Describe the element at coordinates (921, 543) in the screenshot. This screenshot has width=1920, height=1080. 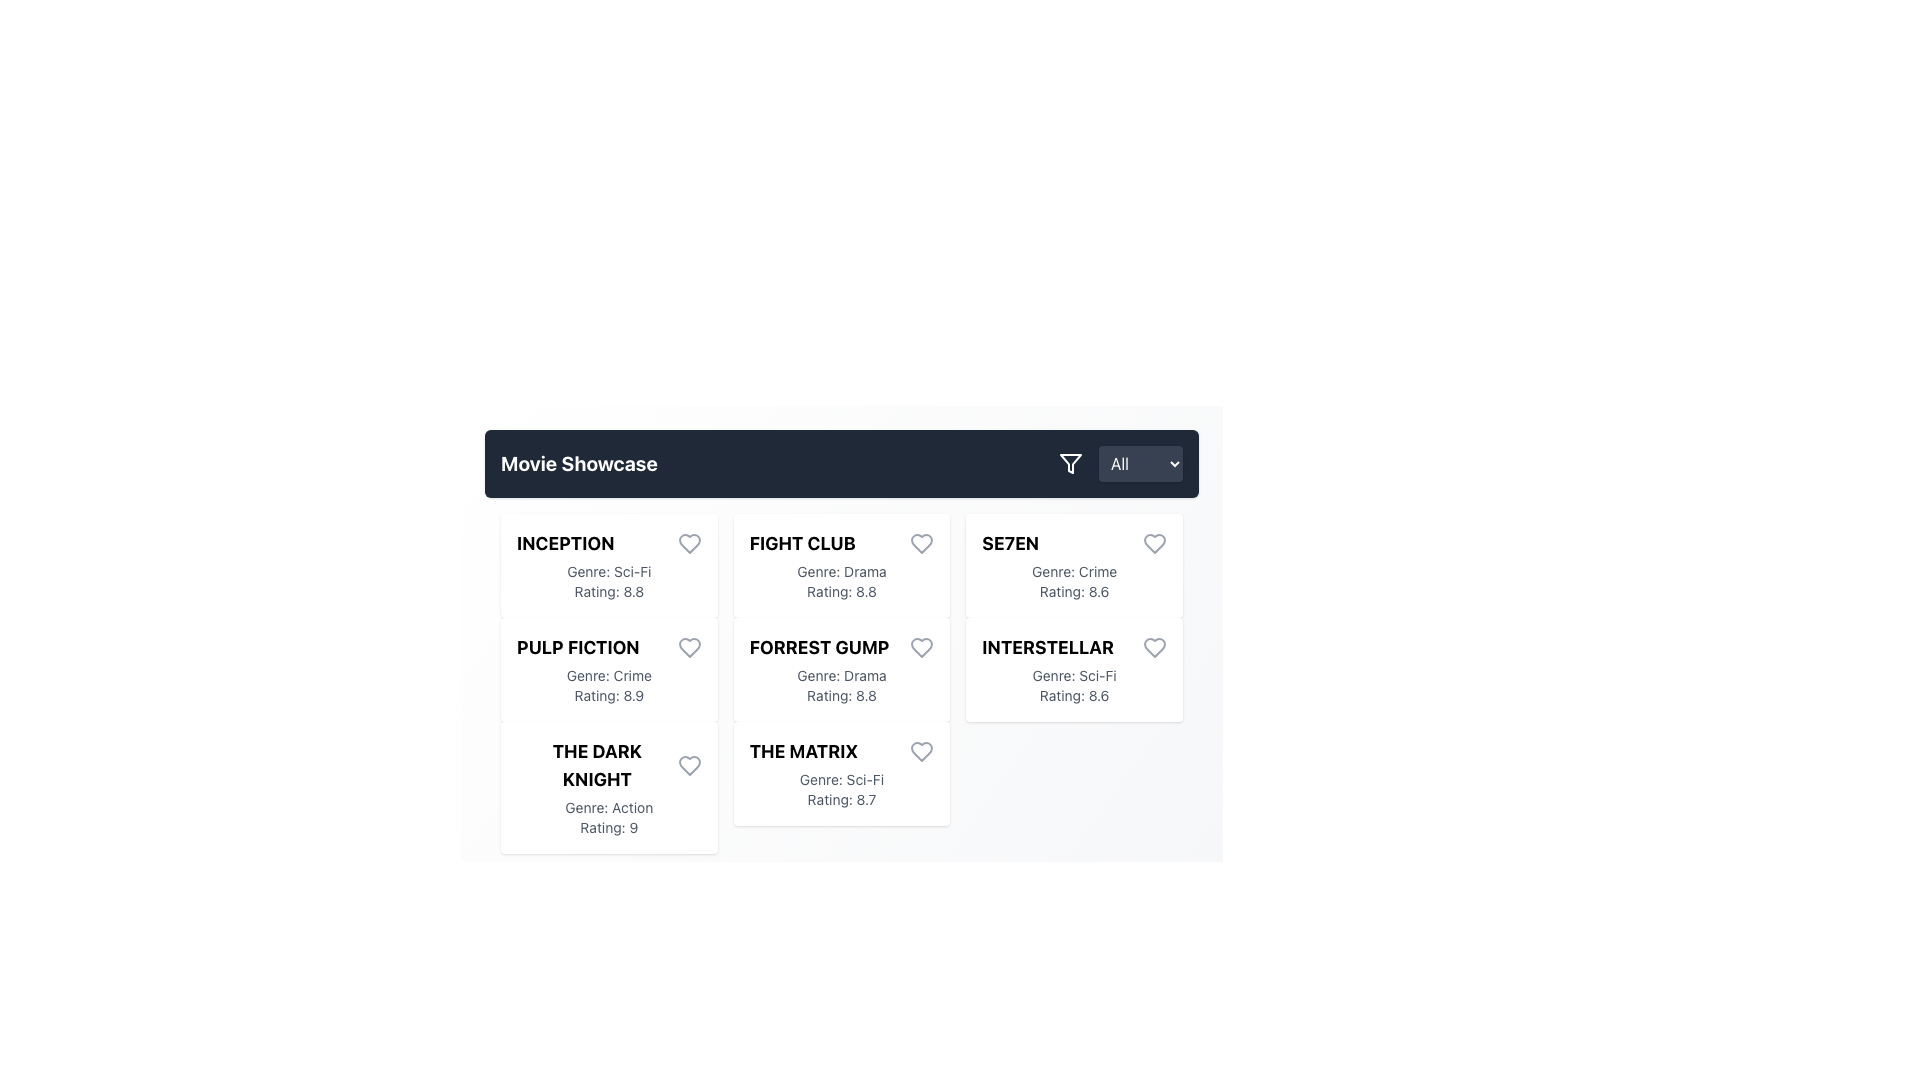
I see `the heart-shaped icon with thin borders, styled in light gray, located in the top-right corner of the 'FIGHT CLUB' card in the Movie Showcase section` at that location.